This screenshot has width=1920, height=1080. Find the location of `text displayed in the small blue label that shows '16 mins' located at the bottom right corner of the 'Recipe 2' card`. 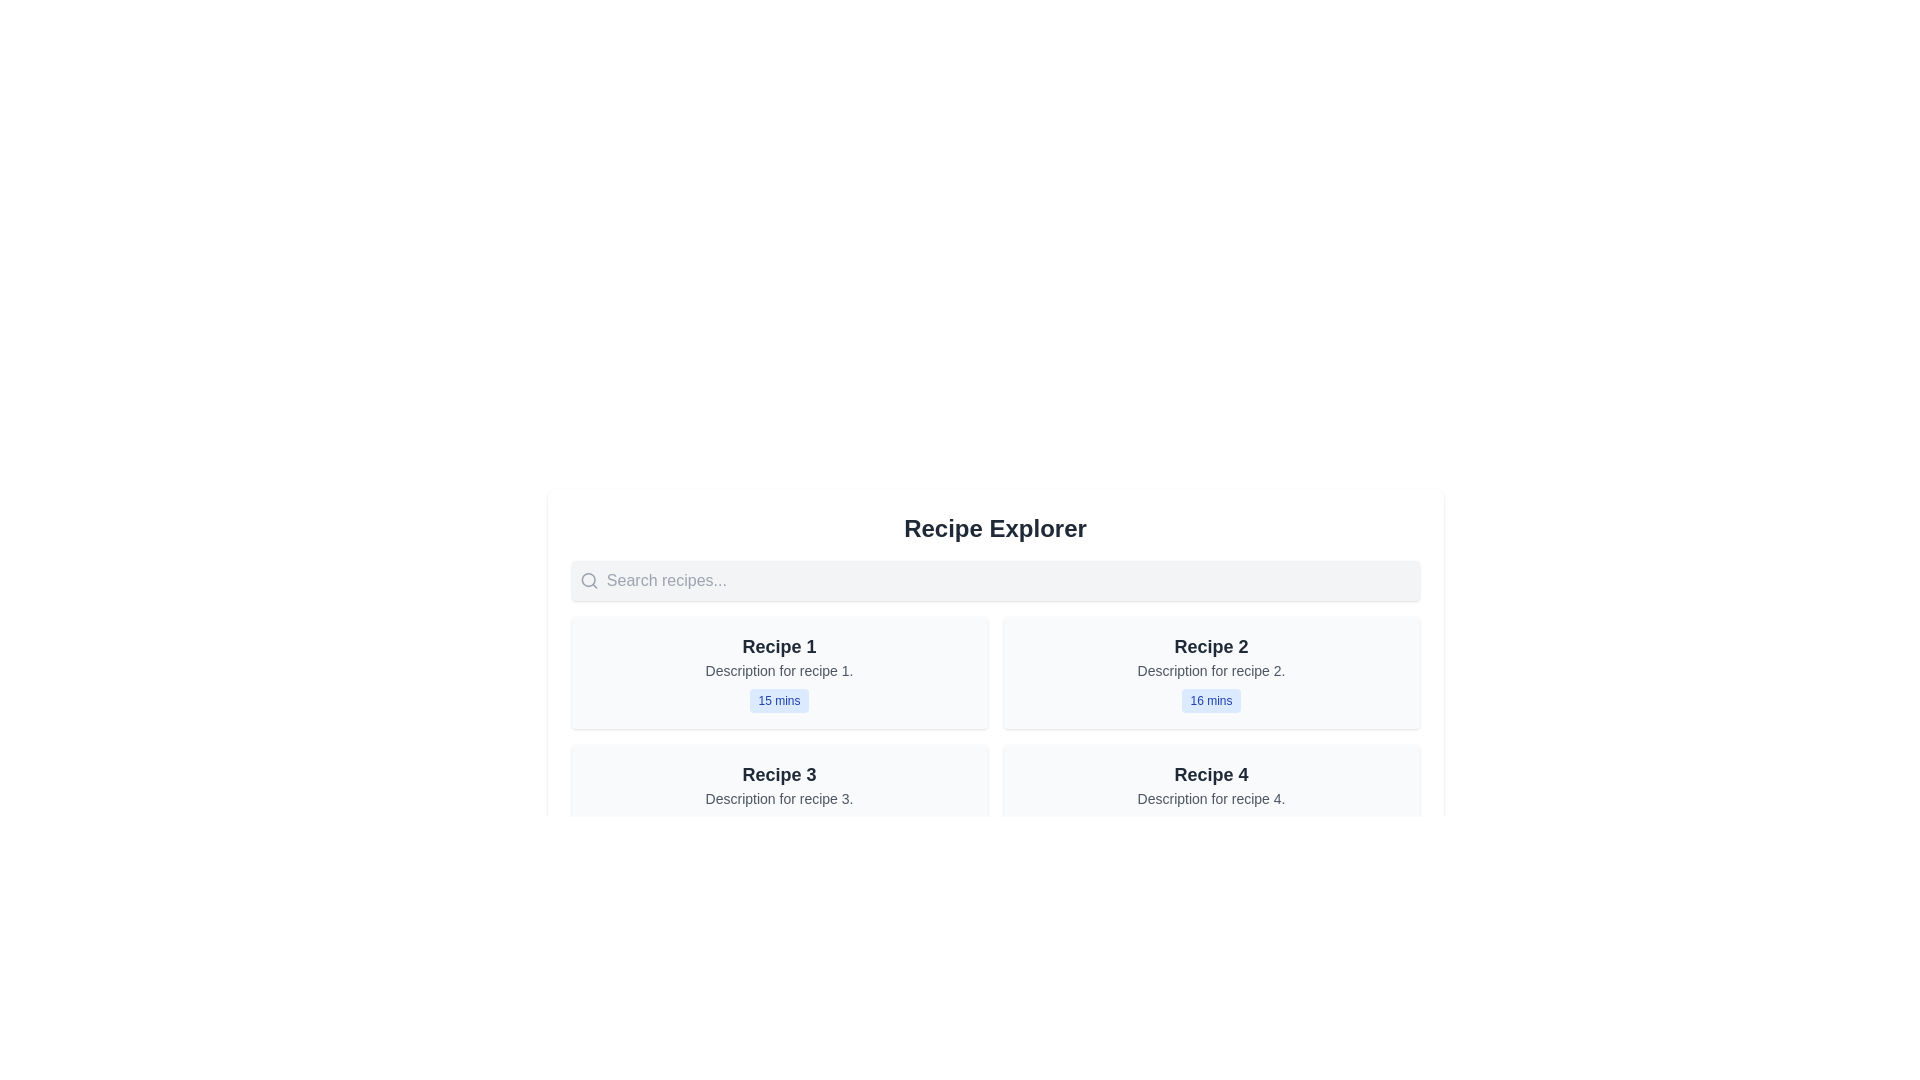

text displayed in the small blue label that shows '16 mins' located at the bottom right corner of the 'Recipe 2' card is located at coordinates (1210, 700).